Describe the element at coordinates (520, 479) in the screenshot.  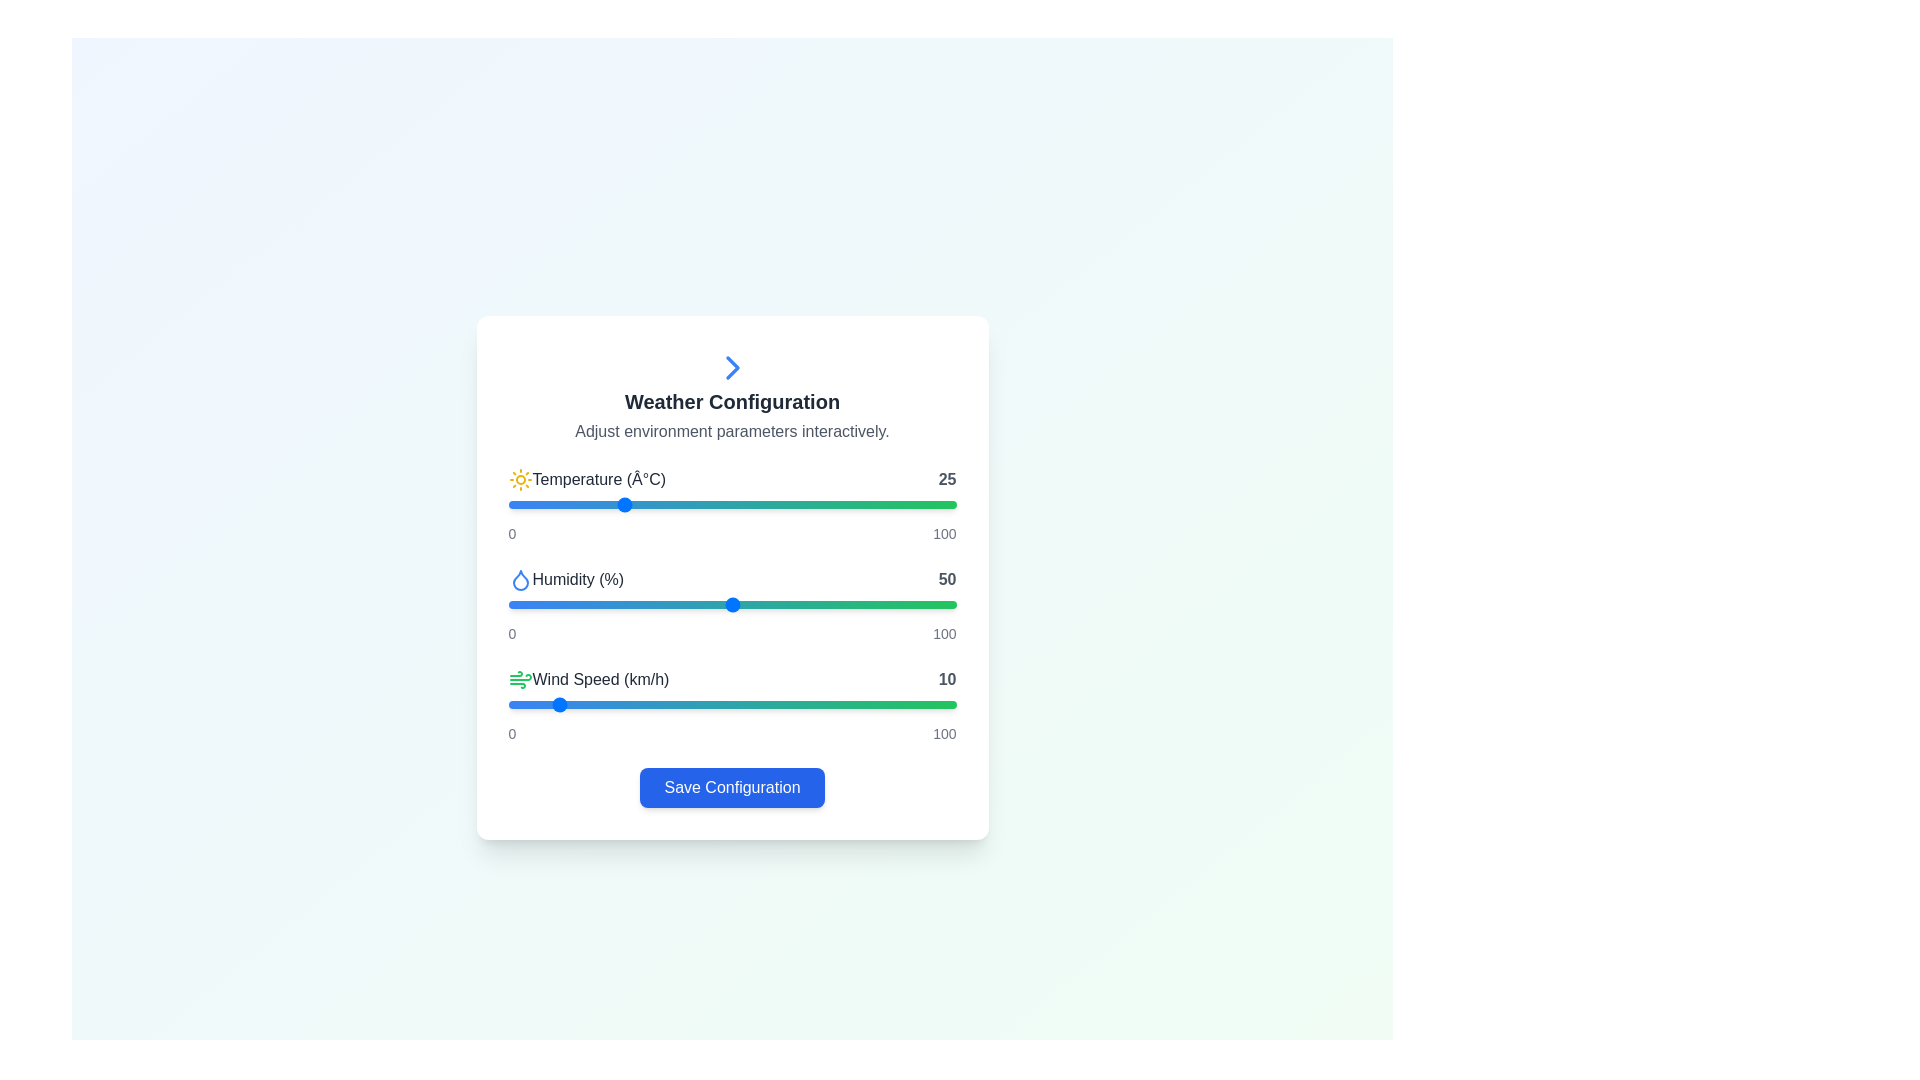
I see `the Temperature icon located to the left of the 'Temperature (°C)' text in the Weather Configuration card` at that location.